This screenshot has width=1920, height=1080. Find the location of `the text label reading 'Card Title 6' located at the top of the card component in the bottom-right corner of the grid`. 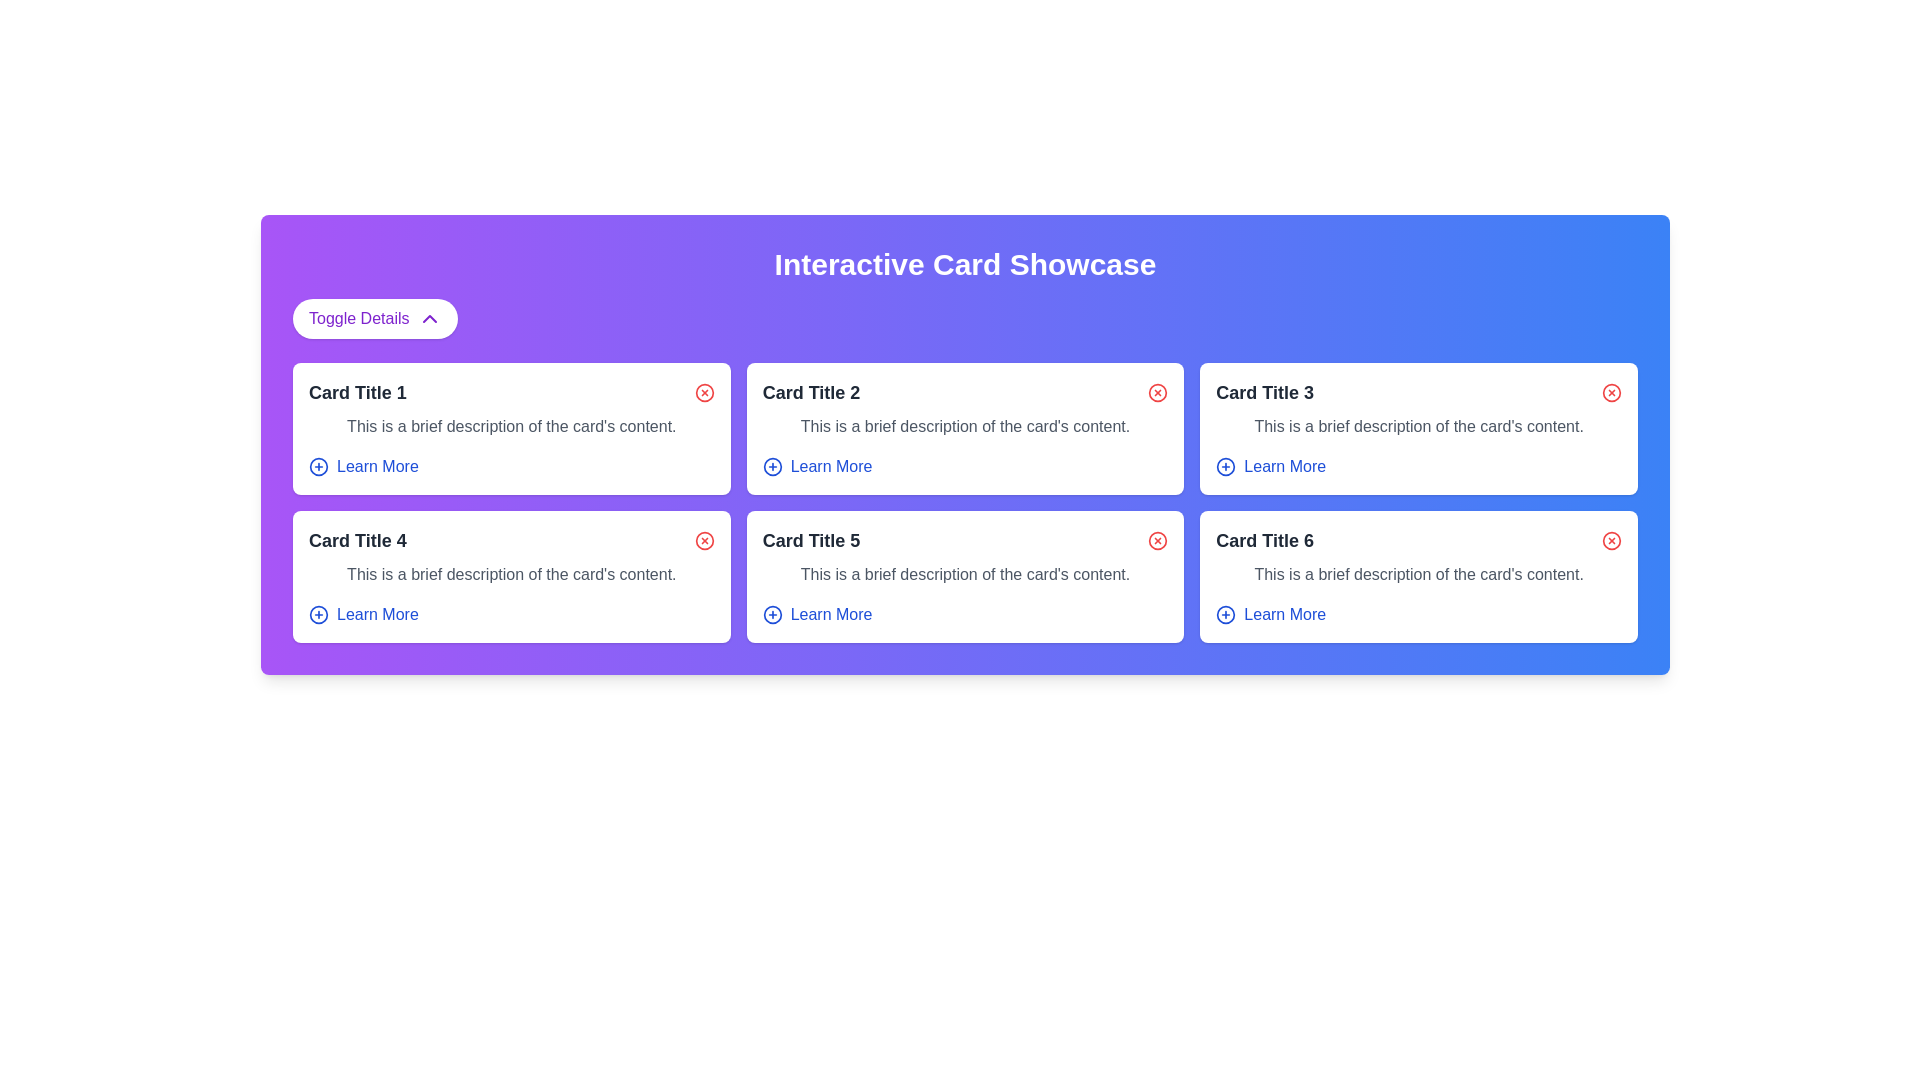

the text label reading 'Card Title 6' located at the top of the card component in the bottom-right corner of the grid is located at coordinates (1264, 540).